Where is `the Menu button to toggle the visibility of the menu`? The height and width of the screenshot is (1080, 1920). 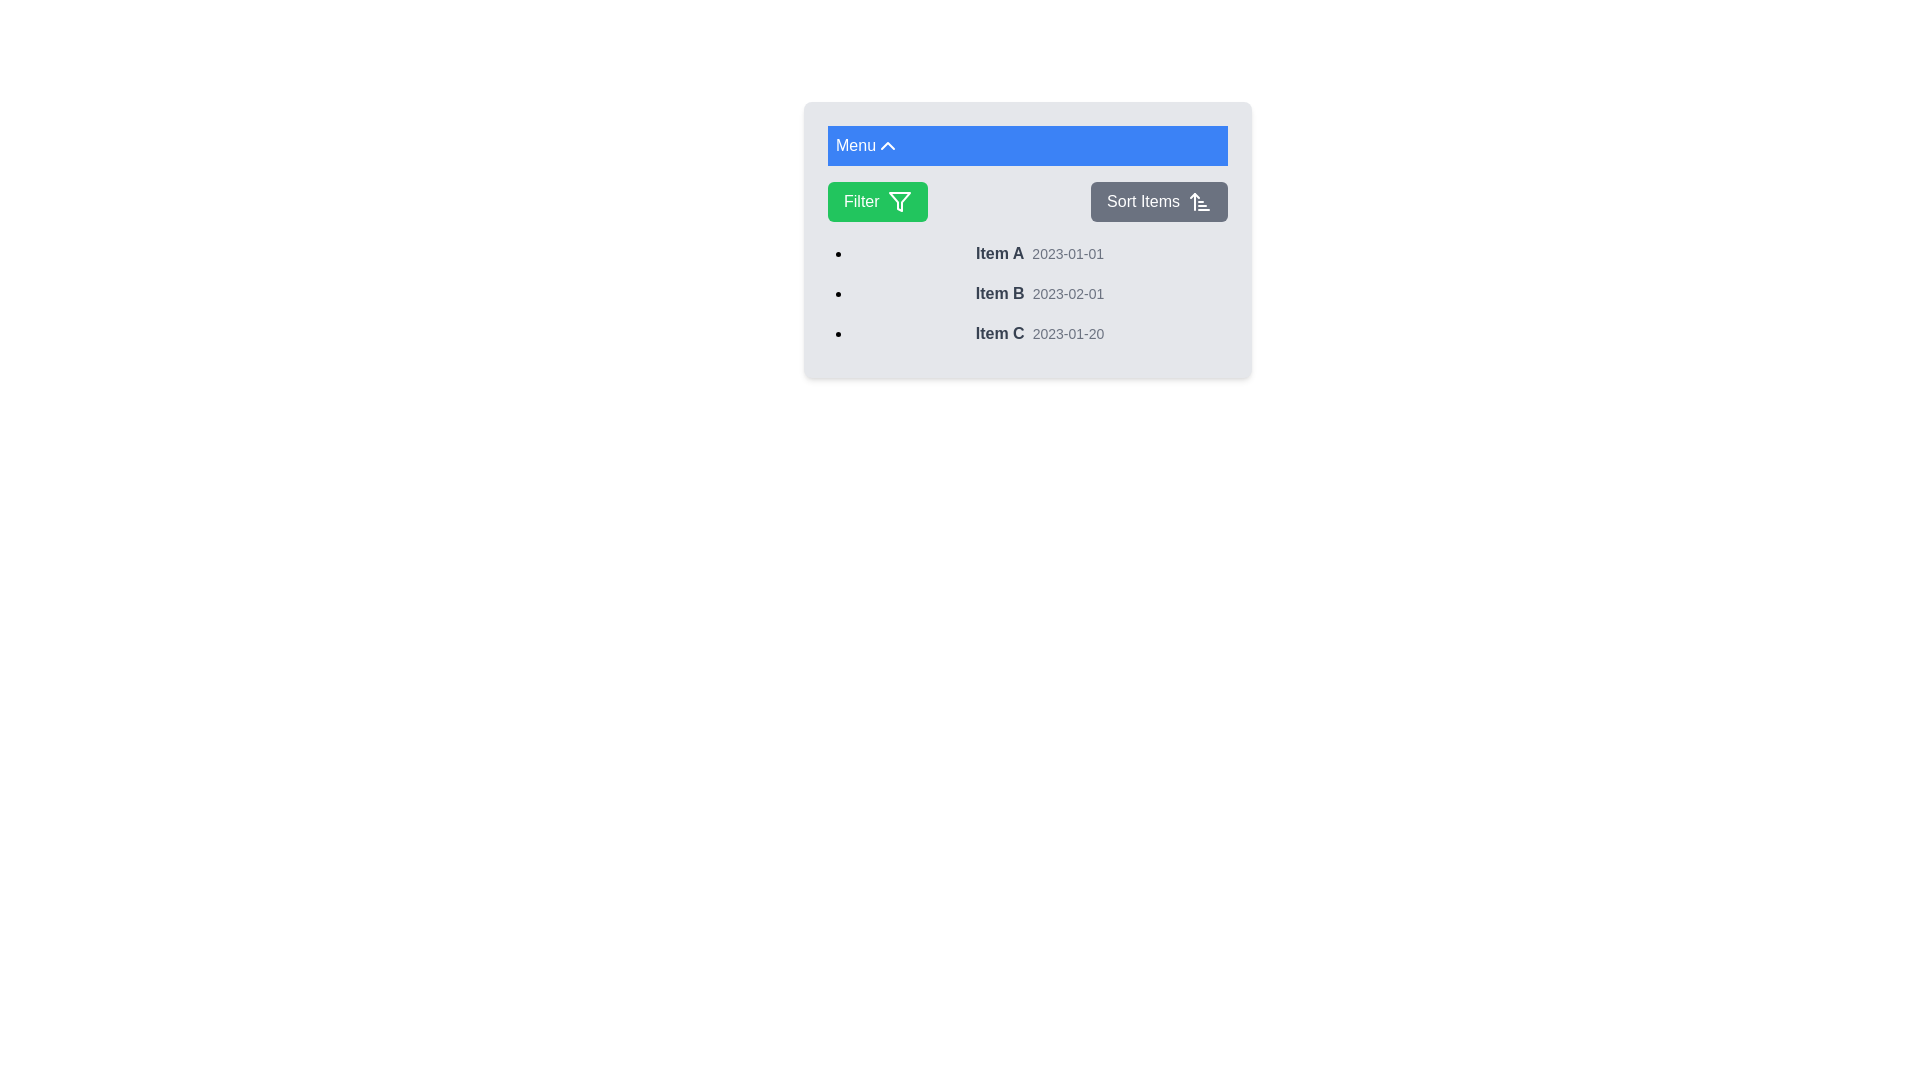
the Menu button to toggle the visibility of the menu is located at coordinates (1027, 145).